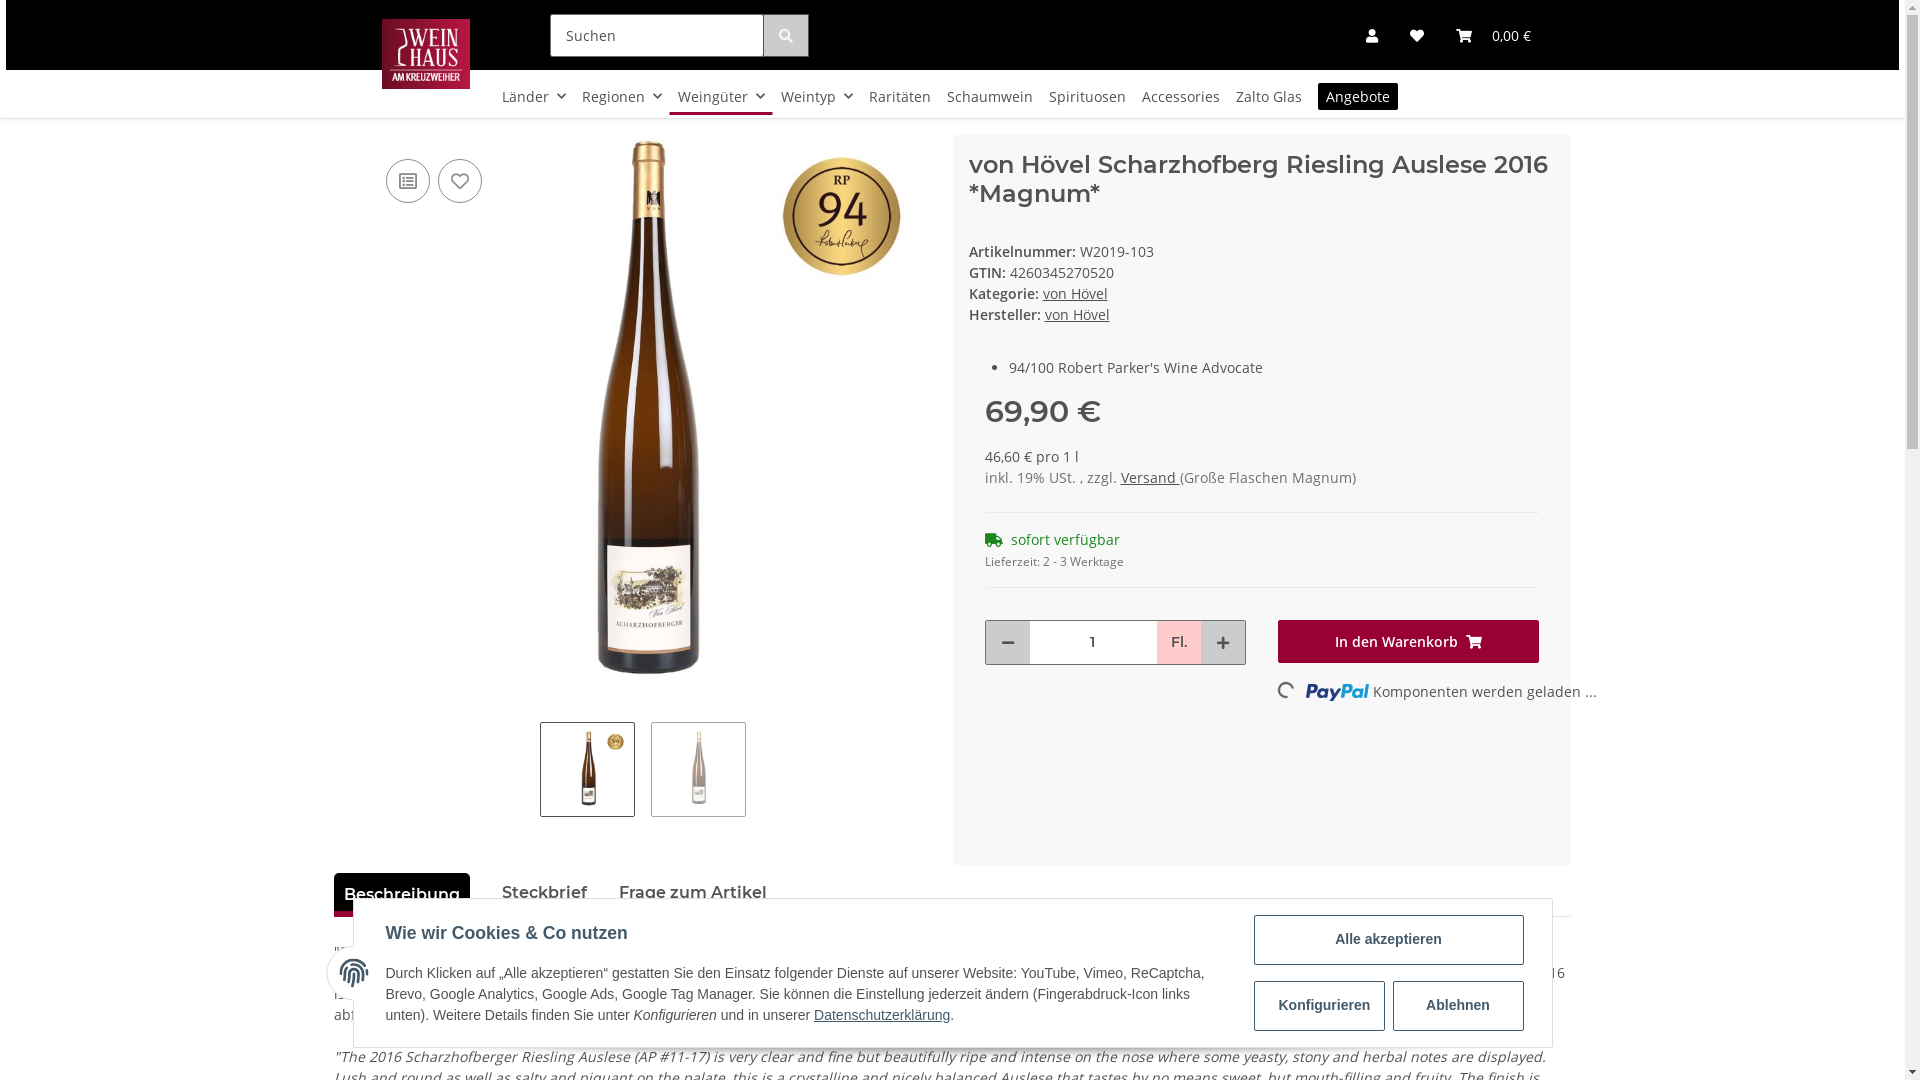 This screenshot has width=1920, height=1080. Describe the element at coordinates (1358, 96) in the screenshot. I see `'Angebote'` at that location.